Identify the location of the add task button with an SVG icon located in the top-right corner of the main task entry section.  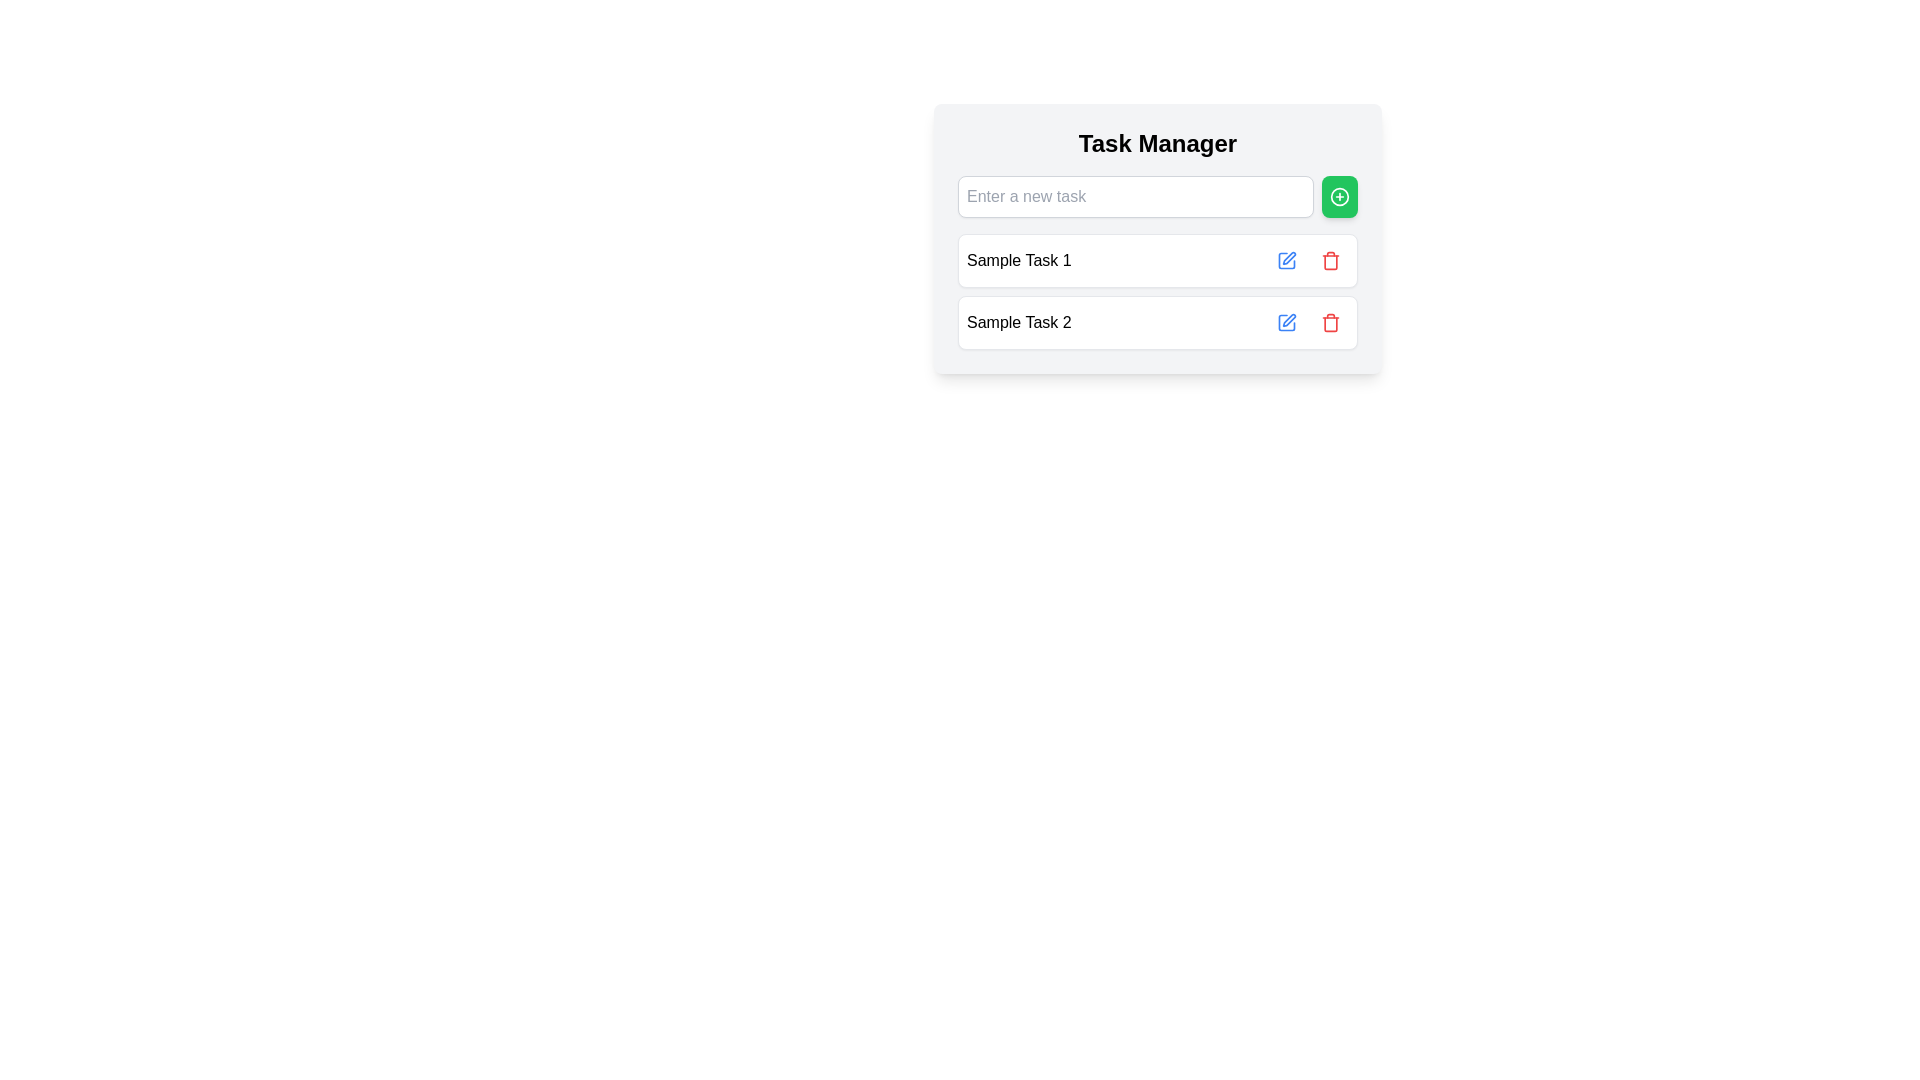
(1339, 196).